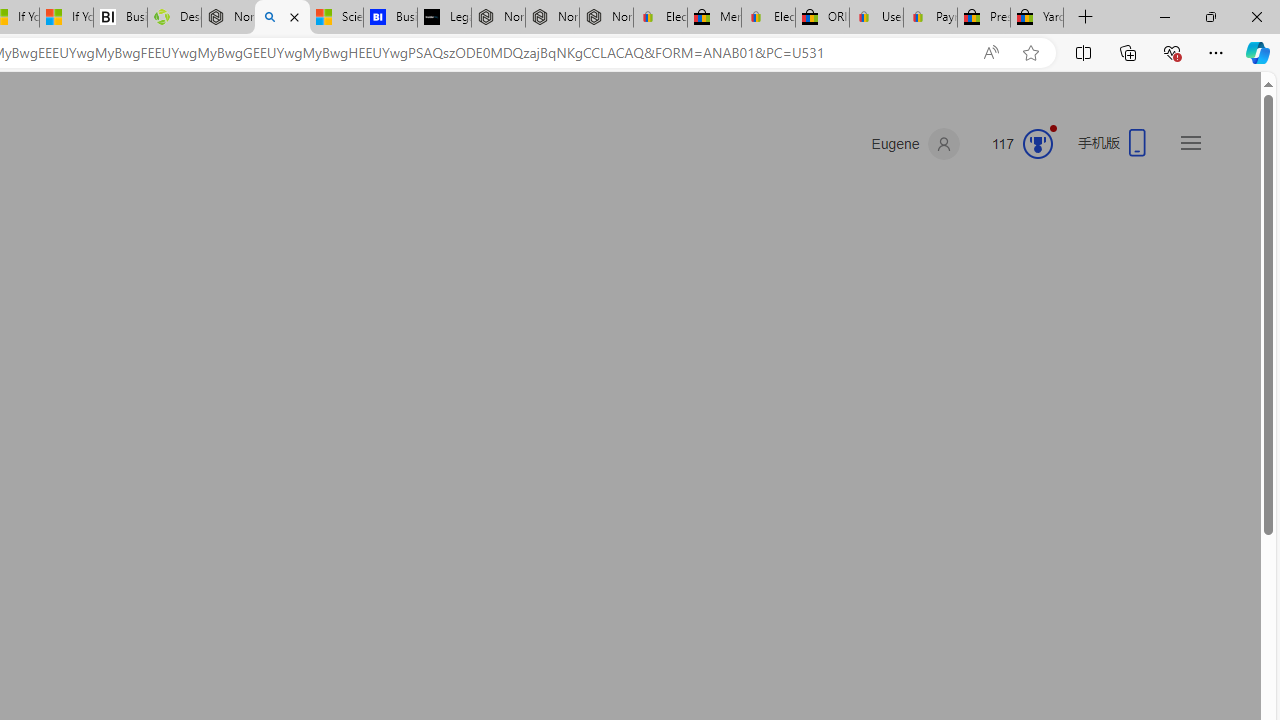 This screenshot has width=1280, height=720. Describe the element at coordinates (1037, 17) in the screenshot. I see `'Yard, Garden & Outdoor Living'` at that location.